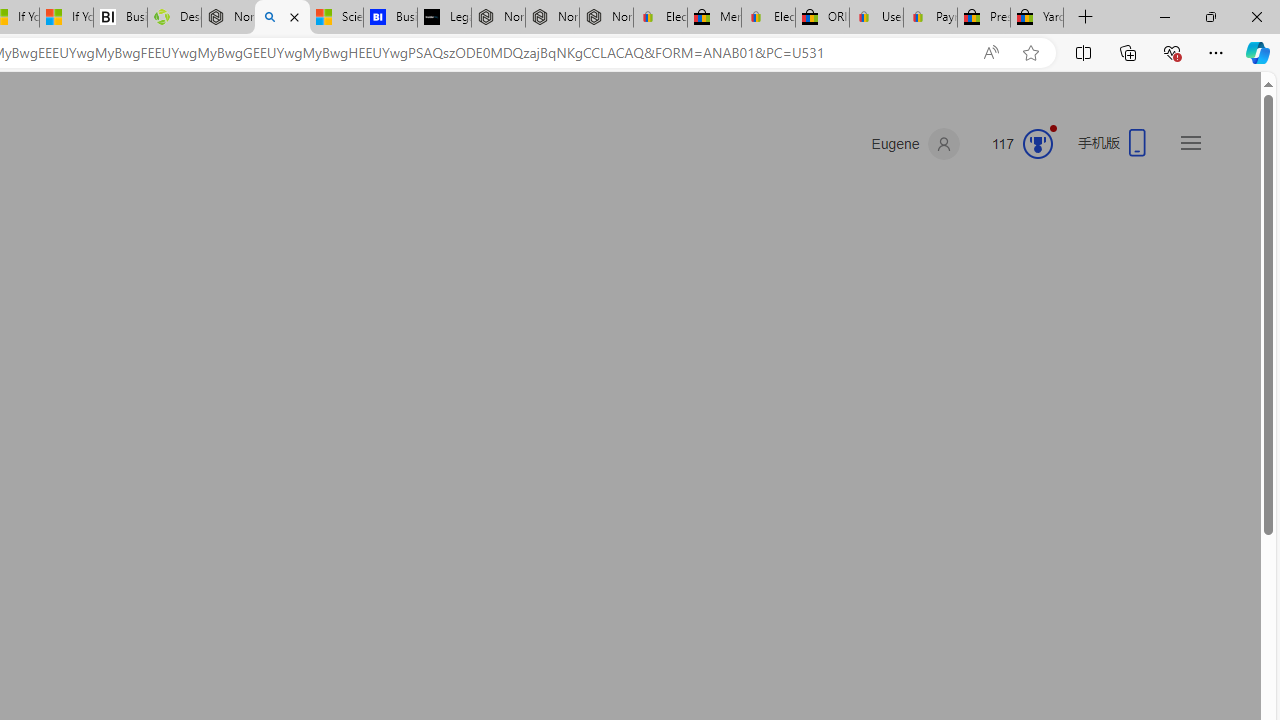 This screenshot has width=1280, height=720. Describe the element at coordinates (1037, 17) in the screenshot. I see `'Yard, Garden & Outdoor Living'` at that location.